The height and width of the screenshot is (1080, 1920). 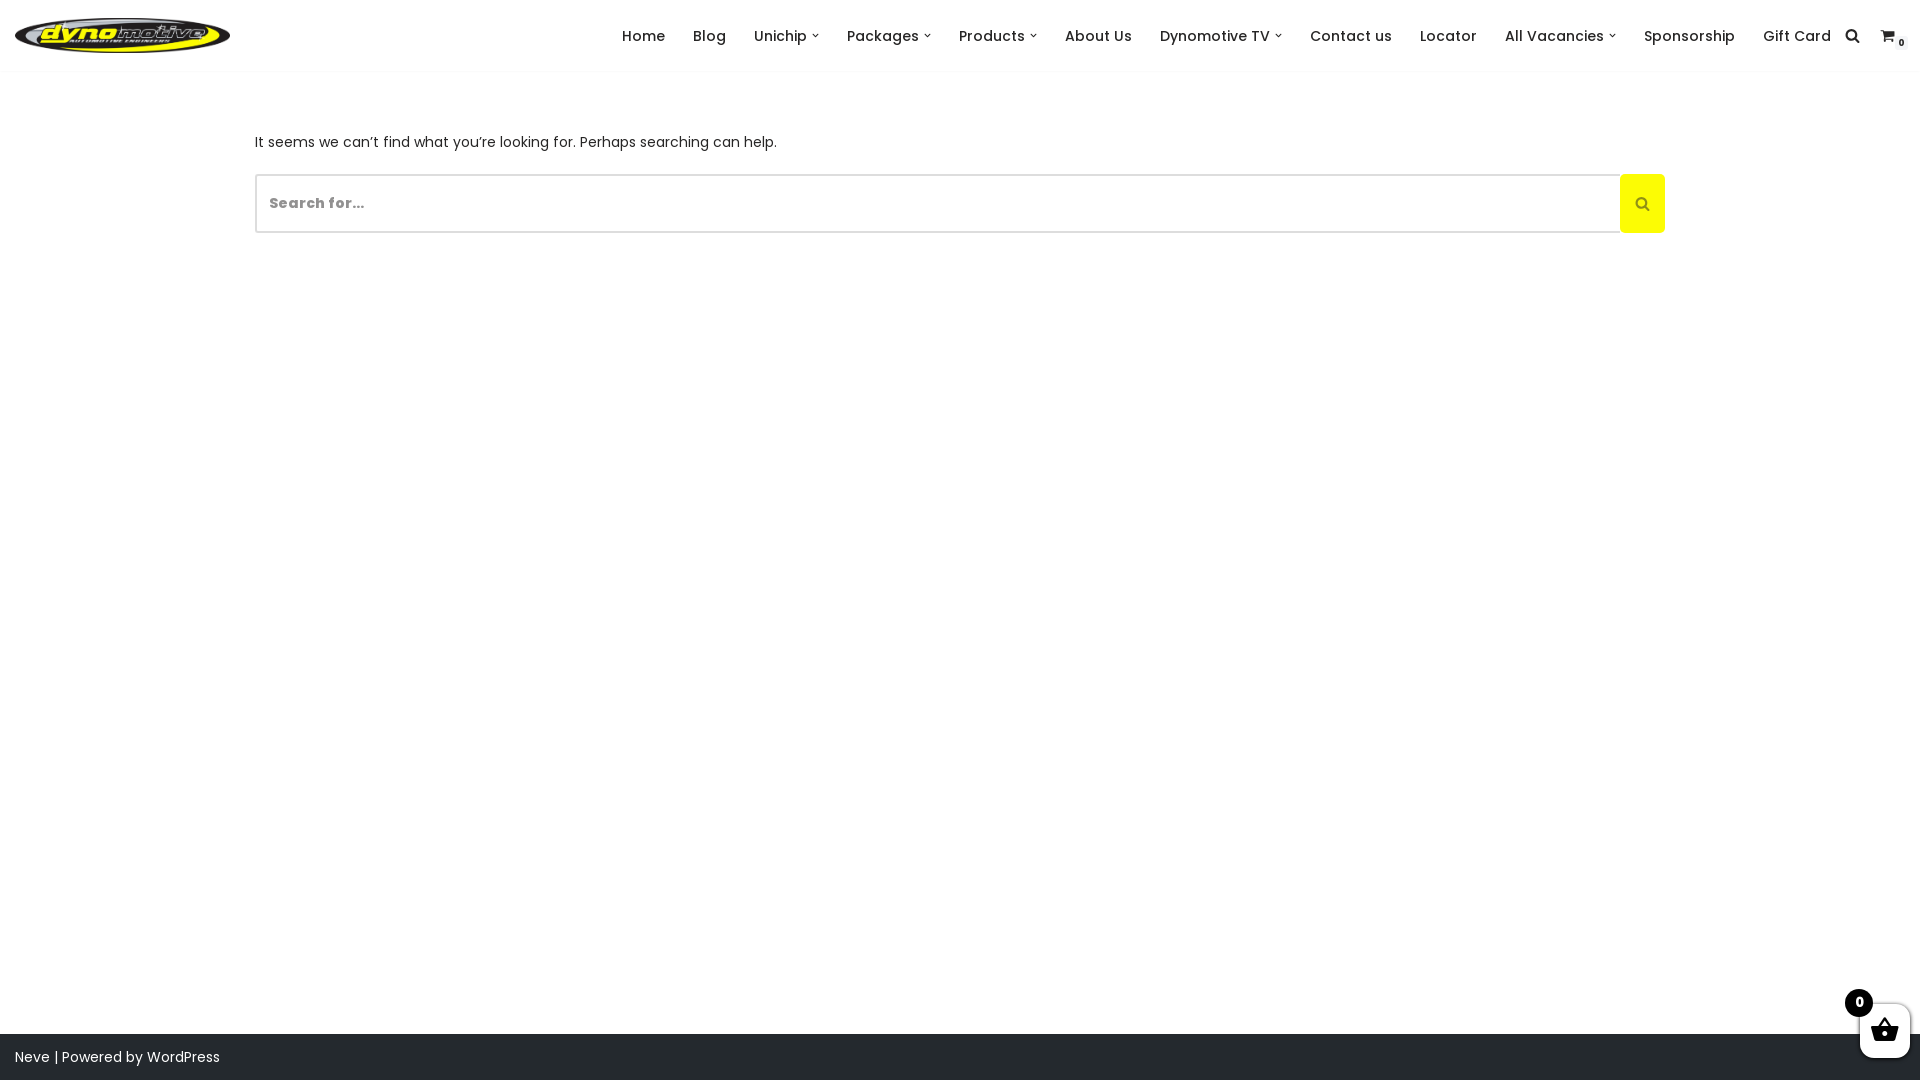 What do you see at coordinates (882, 35) in the screenshot?
I see `'Packages'` at bounding box center [882, 35].